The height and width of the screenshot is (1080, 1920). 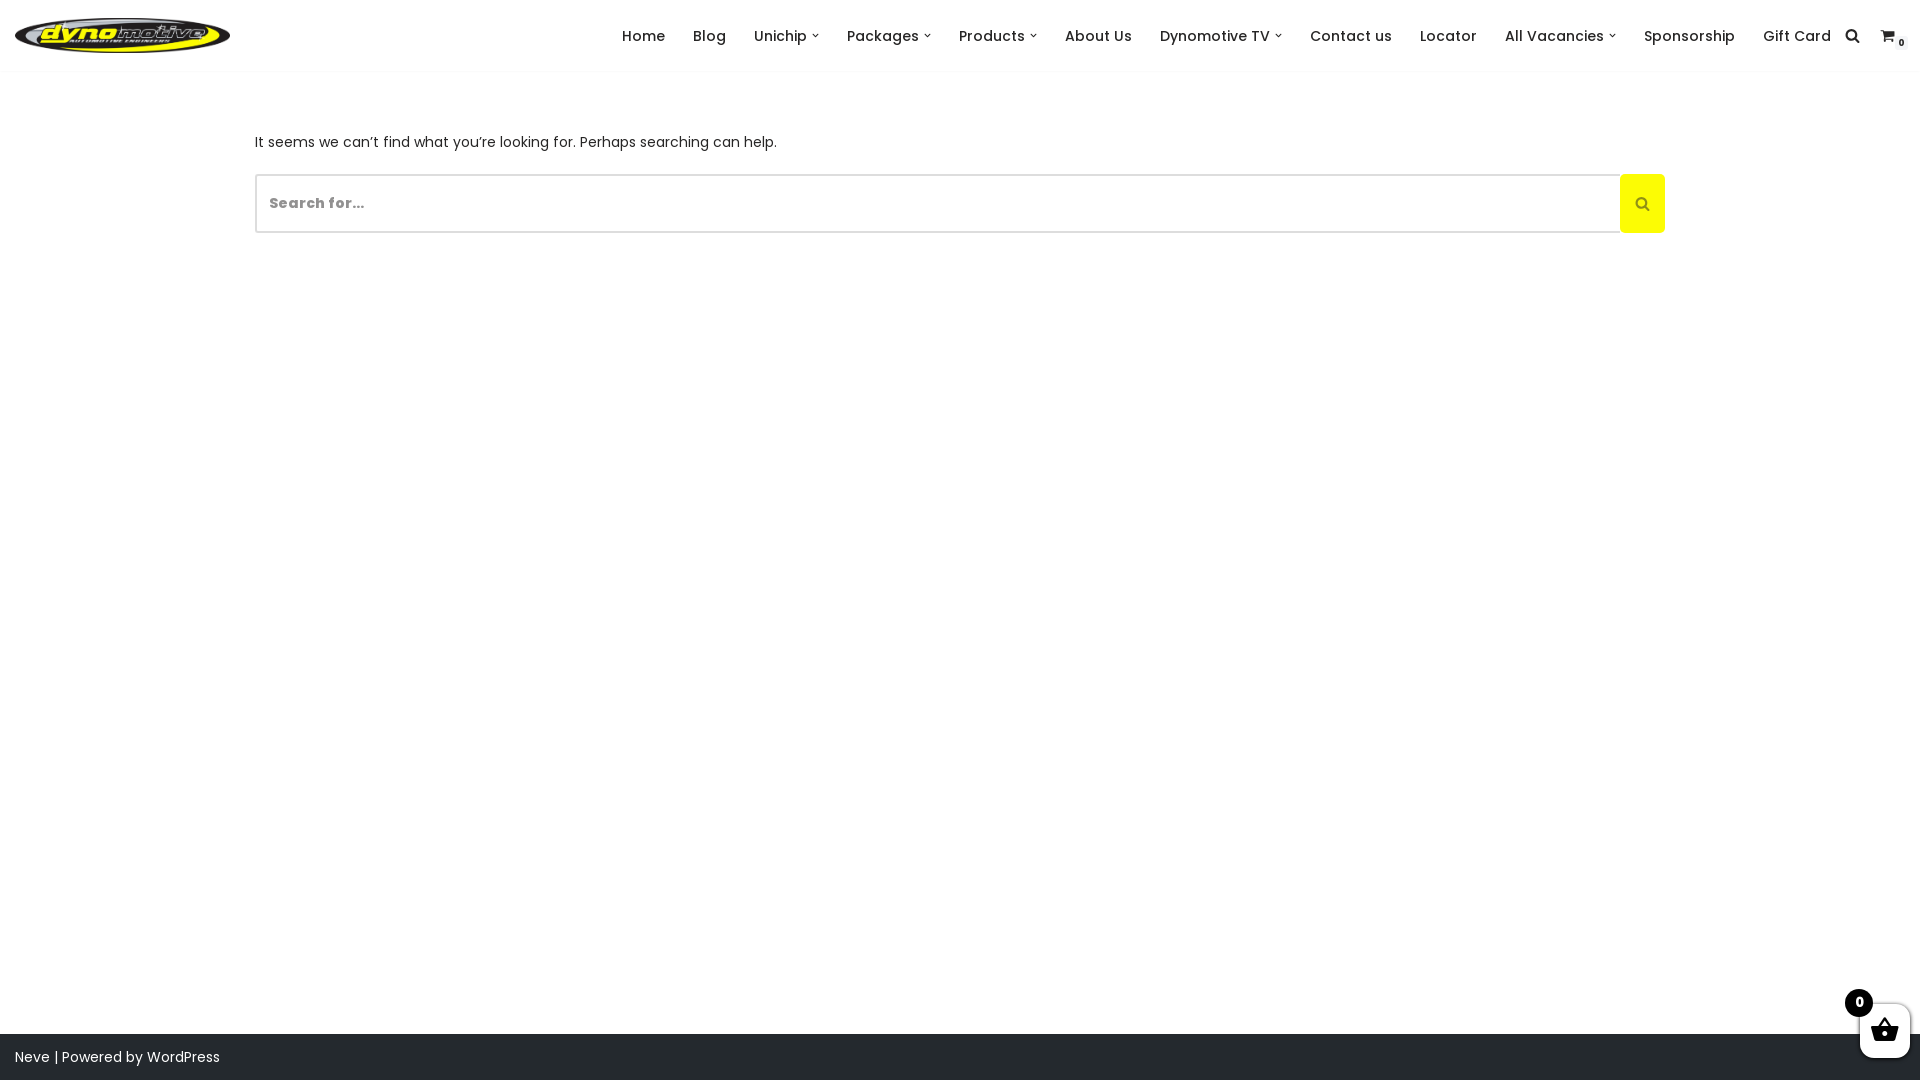 What do you see at coordinates (882, 35) in the screenshot?
I see `'Packages'` at bounding box center [882, 35].